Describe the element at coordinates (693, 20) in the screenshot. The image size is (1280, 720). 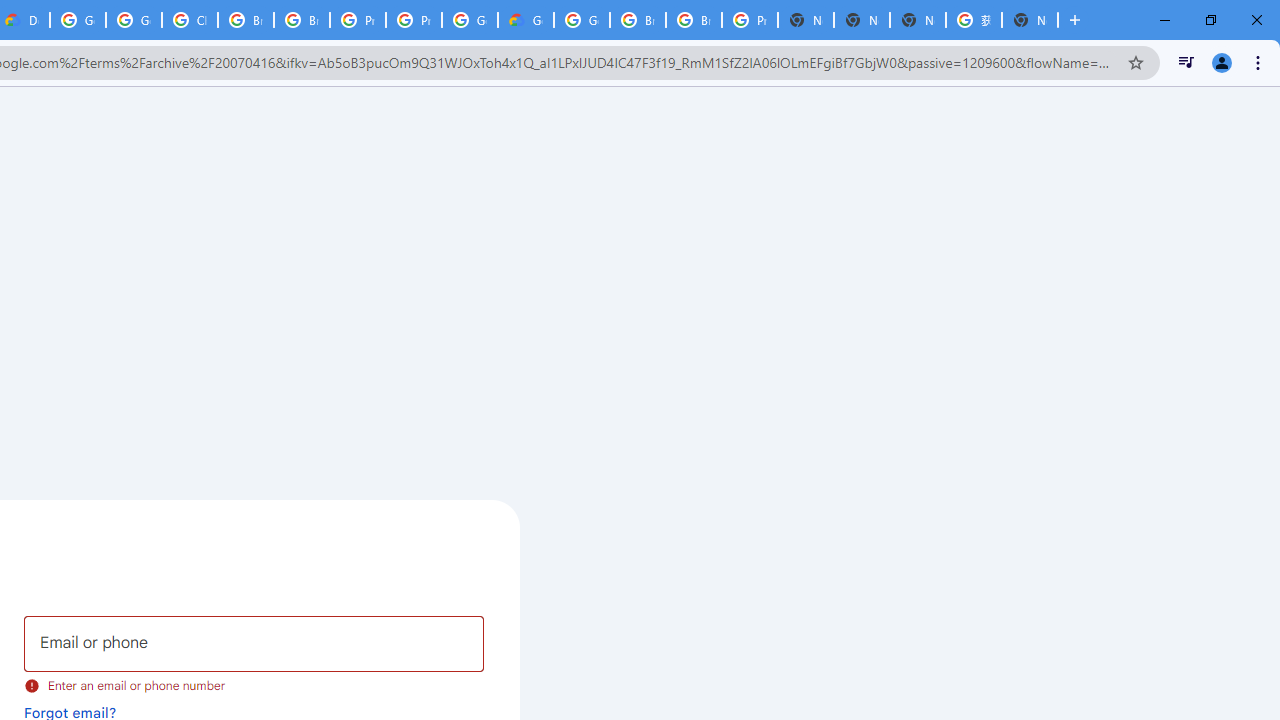
I see `'Browse Chrome as a guest - Computer - Google Chrome Help'` at that location.